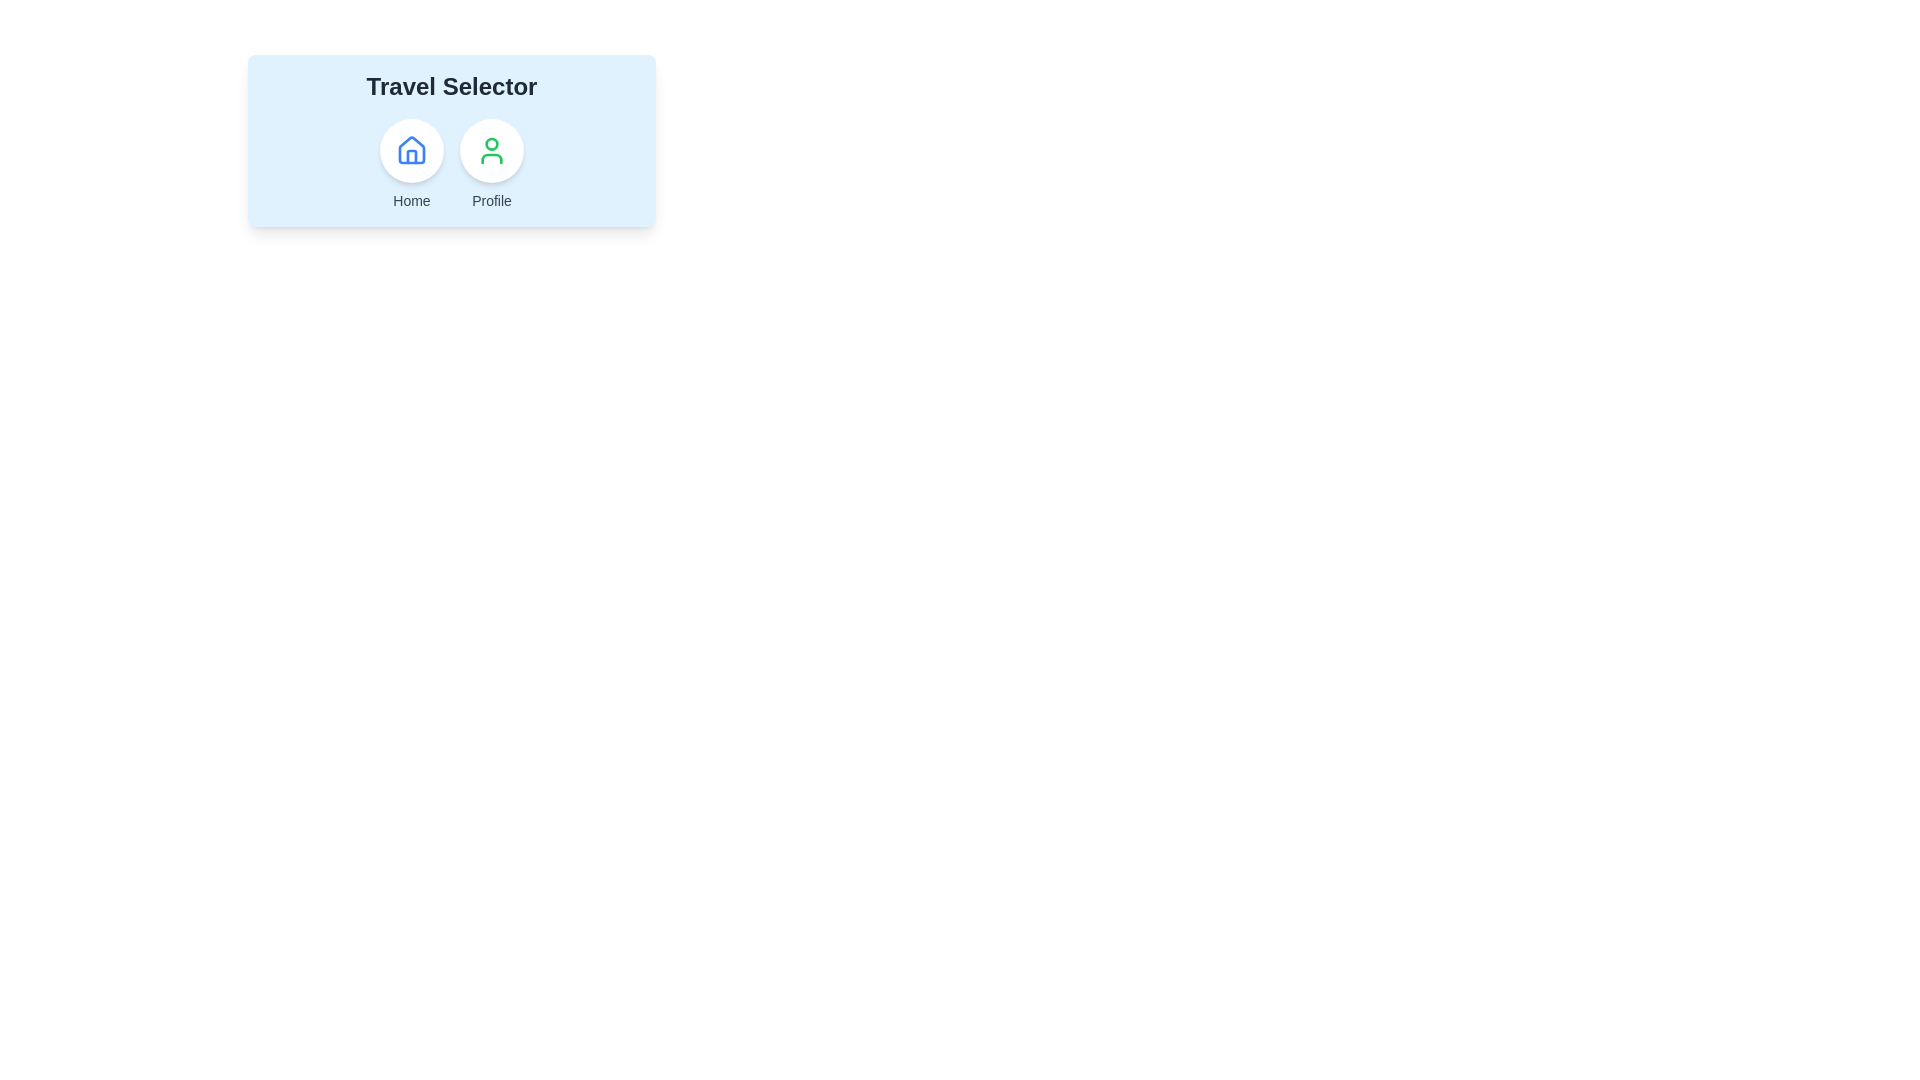  What do you see at coordinates (411, 200) in the screenshot?
I see `the descriptive text label located beneath the house icon in the 'Travel Selector' panel to invoke its associated action` at bounding box center [411, 200].